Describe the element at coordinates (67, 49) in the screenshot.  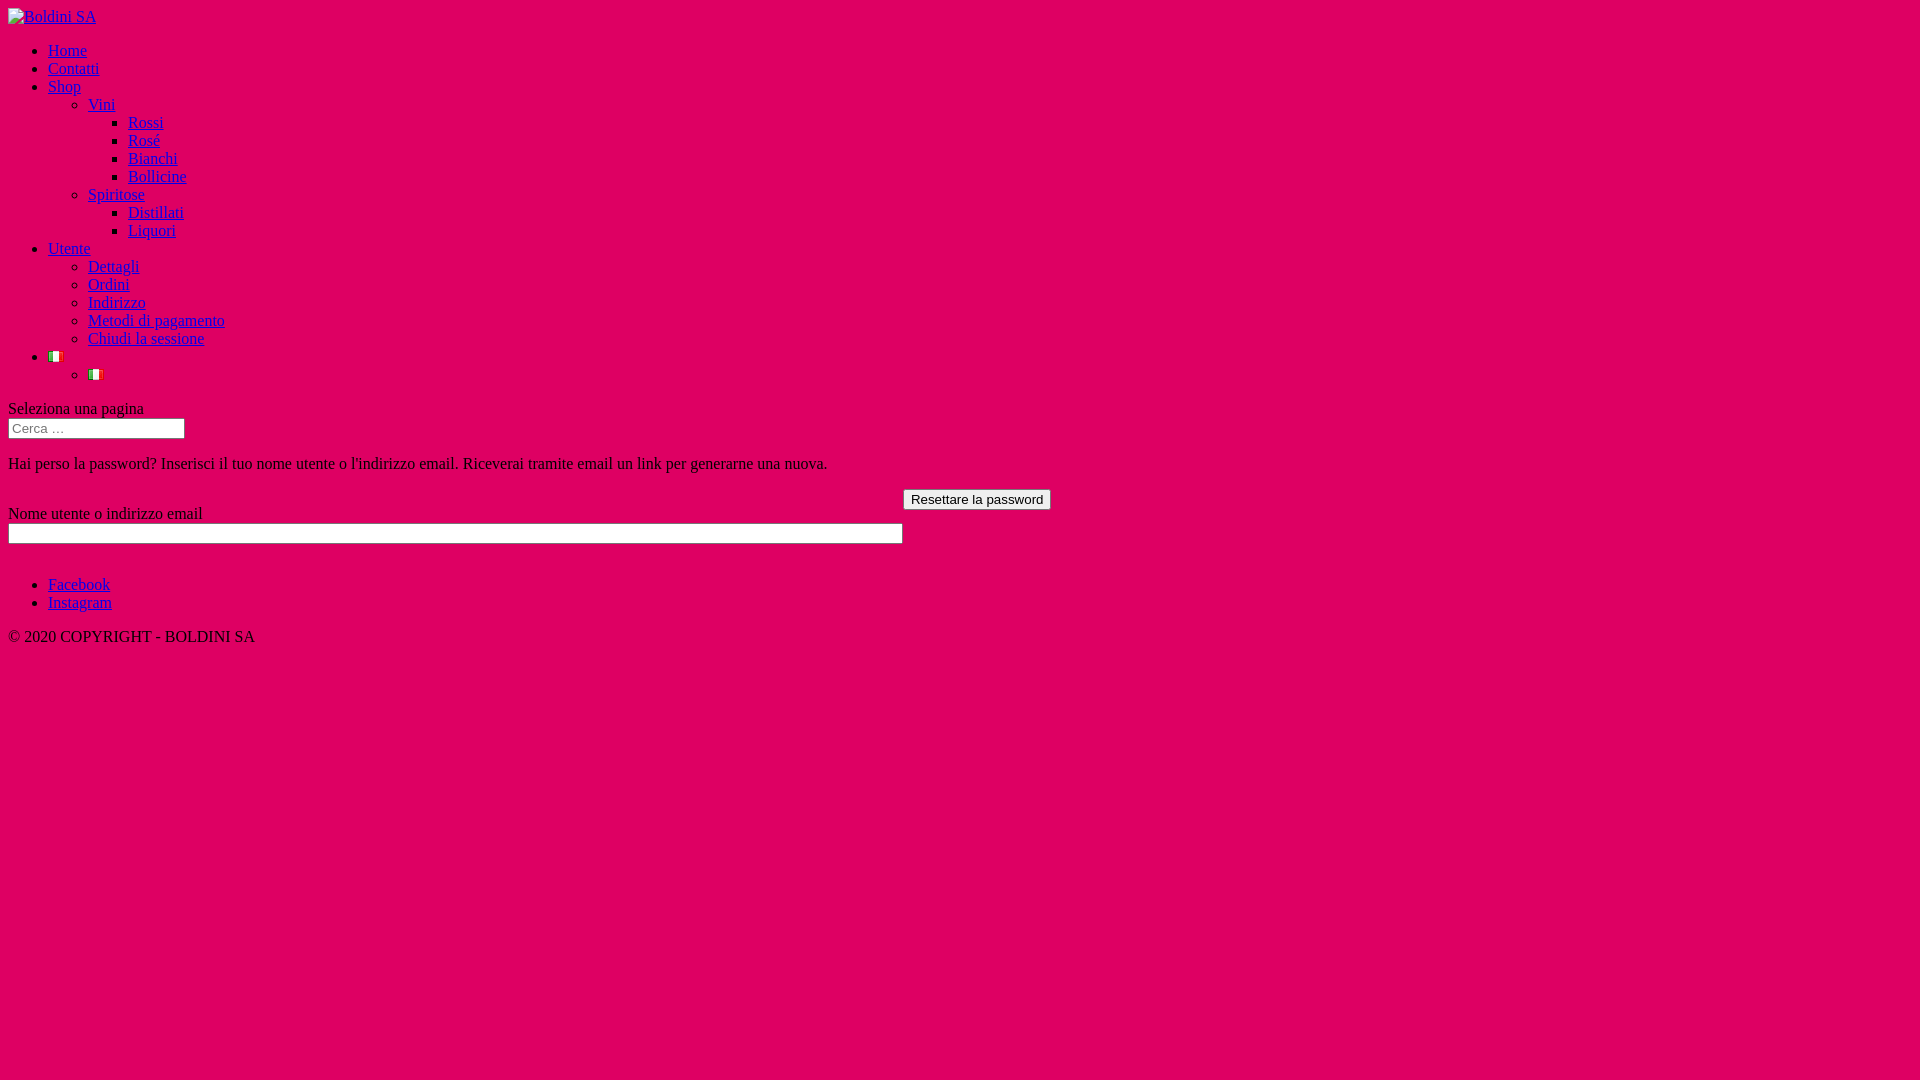
I see `'Home'` at that location.